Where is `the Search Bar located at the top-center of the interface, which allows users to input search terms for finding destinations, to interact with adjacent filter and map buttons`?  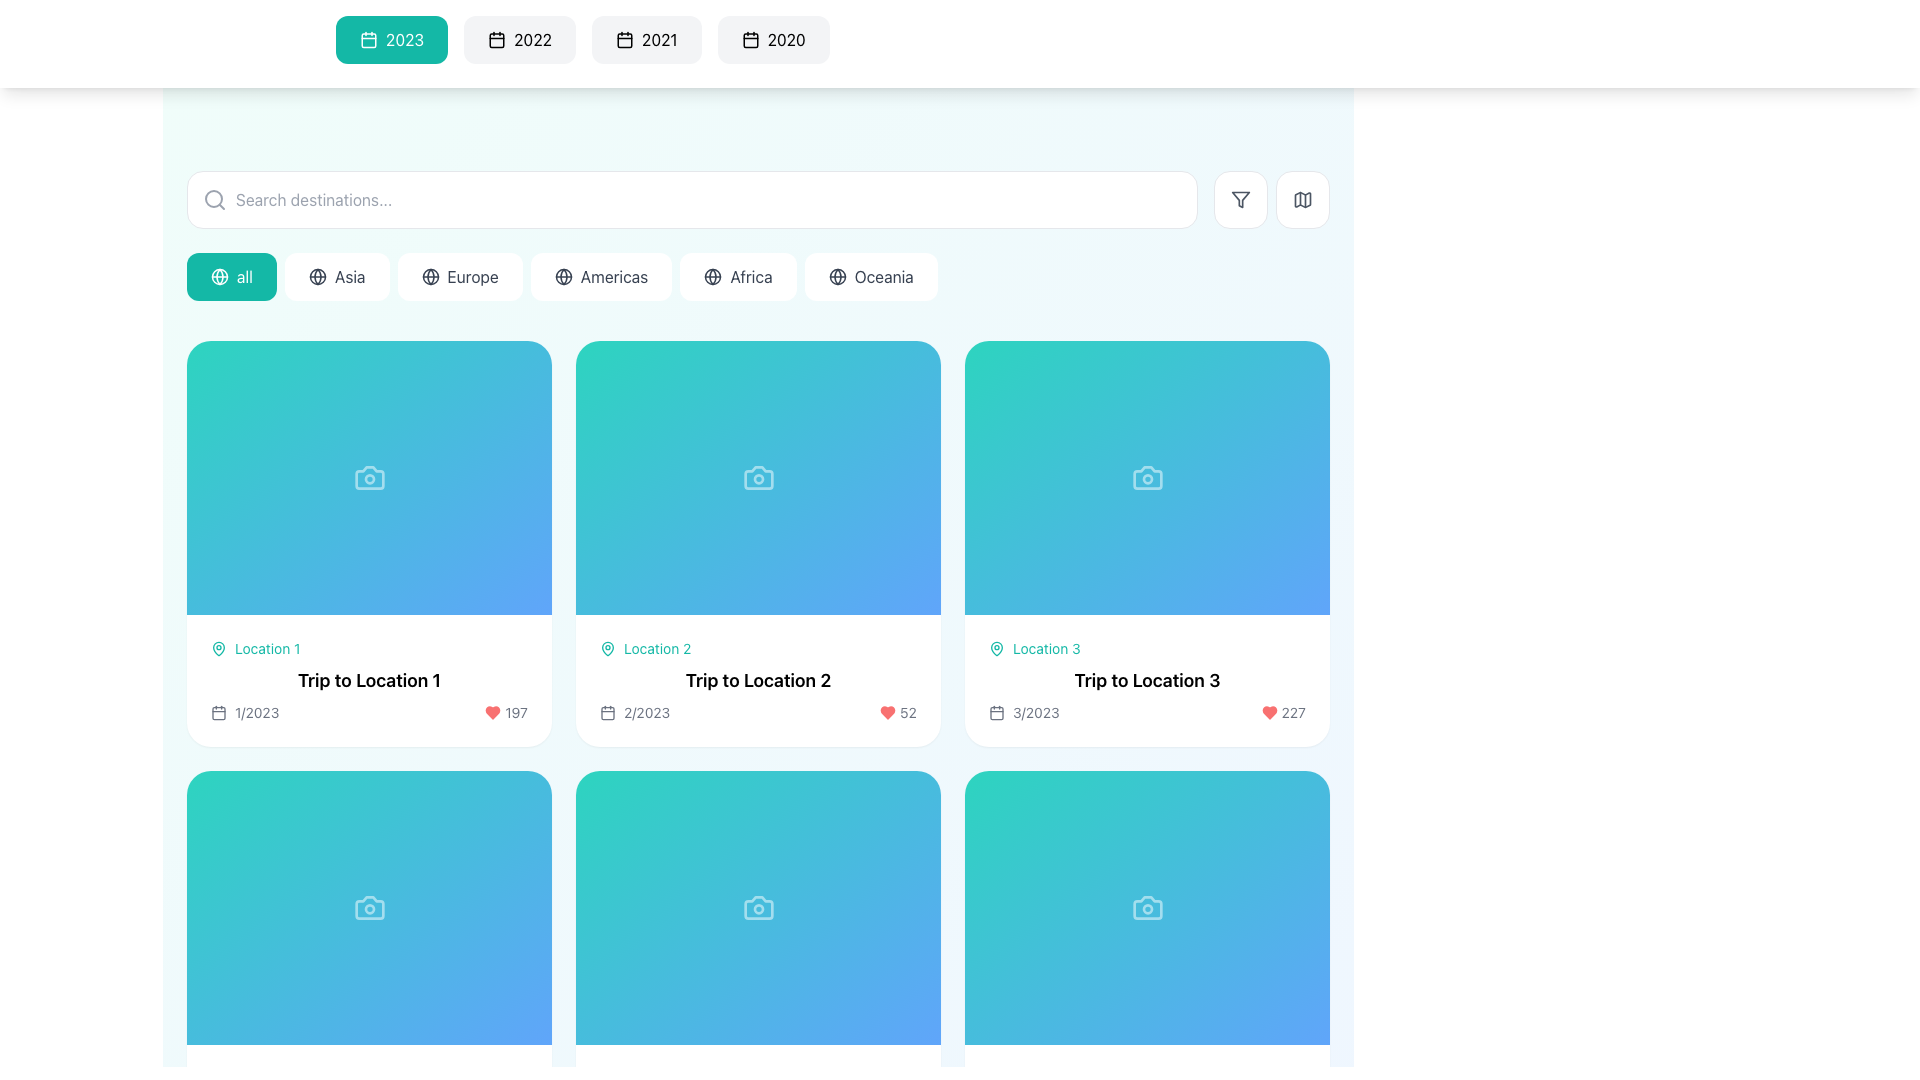 the Search Bar located at the top-center of the interface, which allows users to input search terms for finding destinations, to interact with adjacent filter and map buttons is located at coordinates (757, 200).